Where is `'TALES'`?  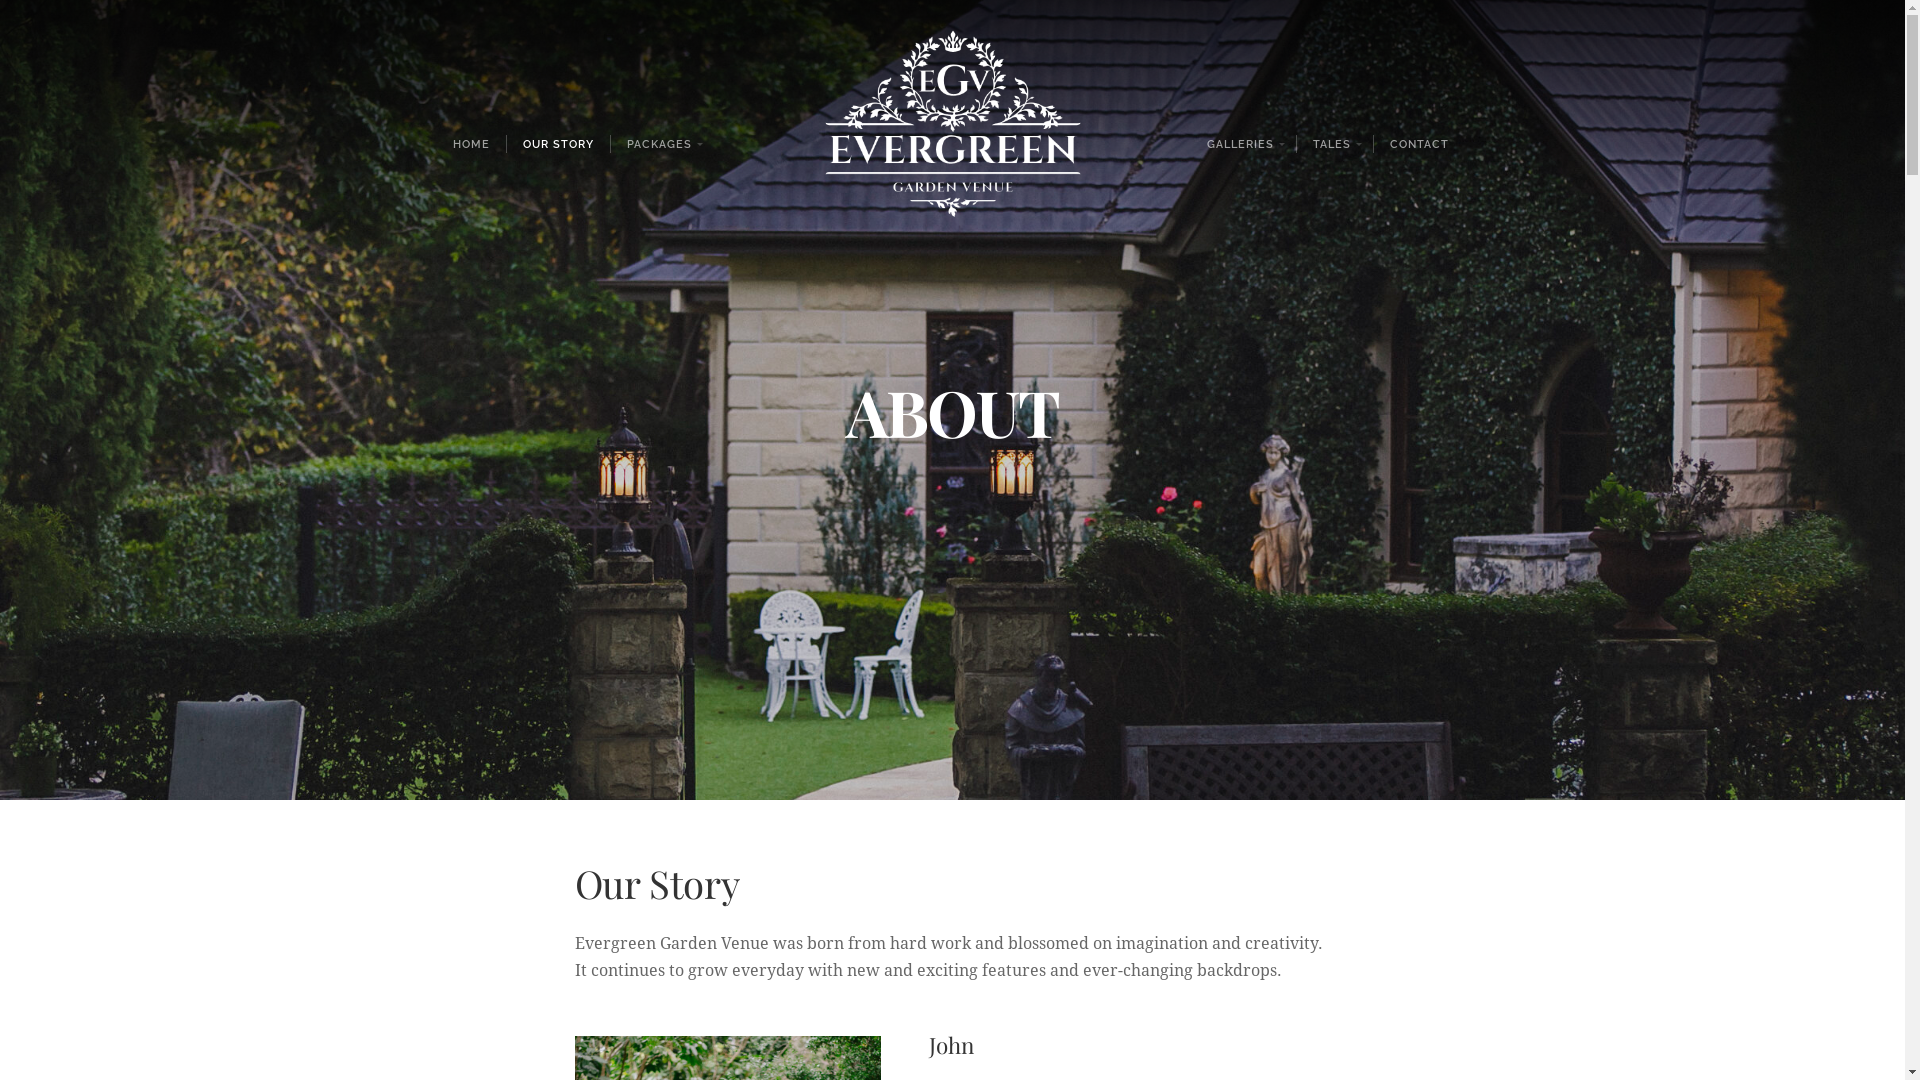 'TALES' is located at coordinates (1334, 142).